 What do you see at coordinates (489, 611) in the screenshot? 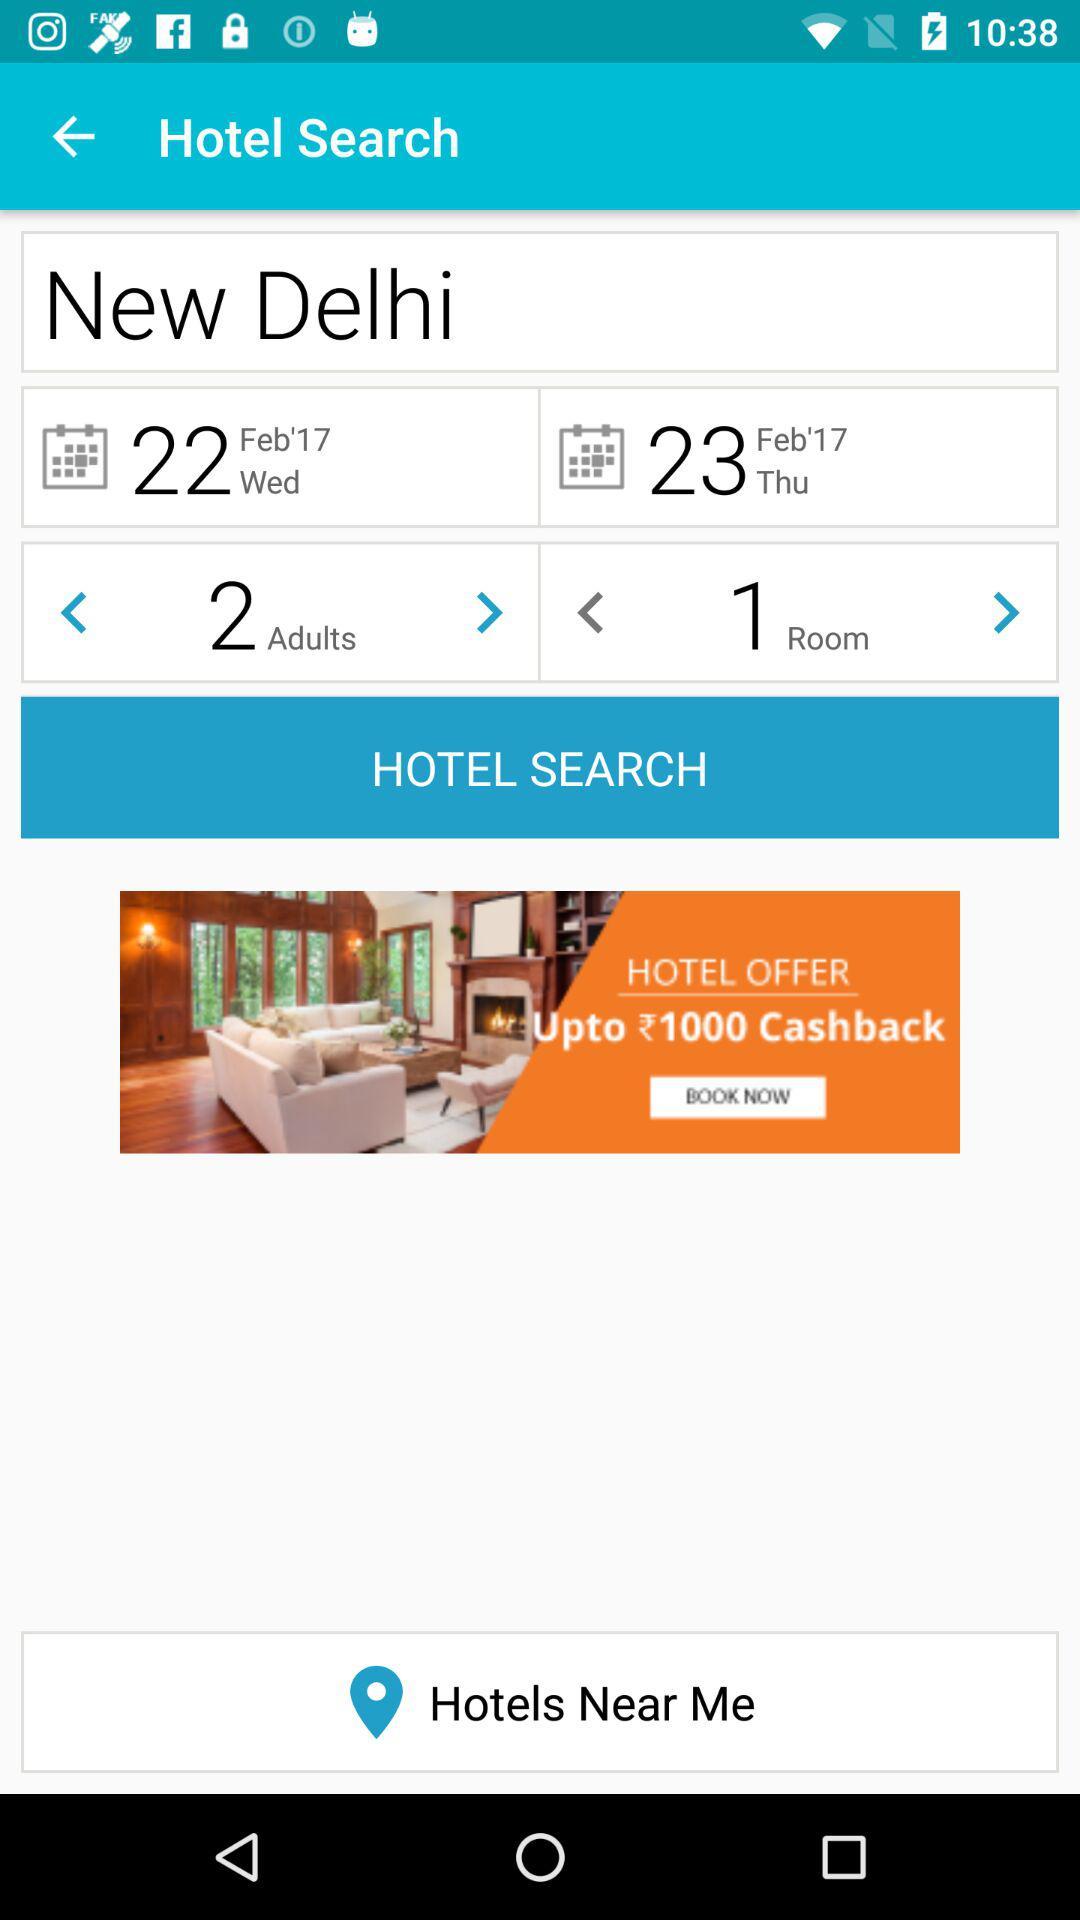
I see `increase number of adults` at bounding box center [489, 611].